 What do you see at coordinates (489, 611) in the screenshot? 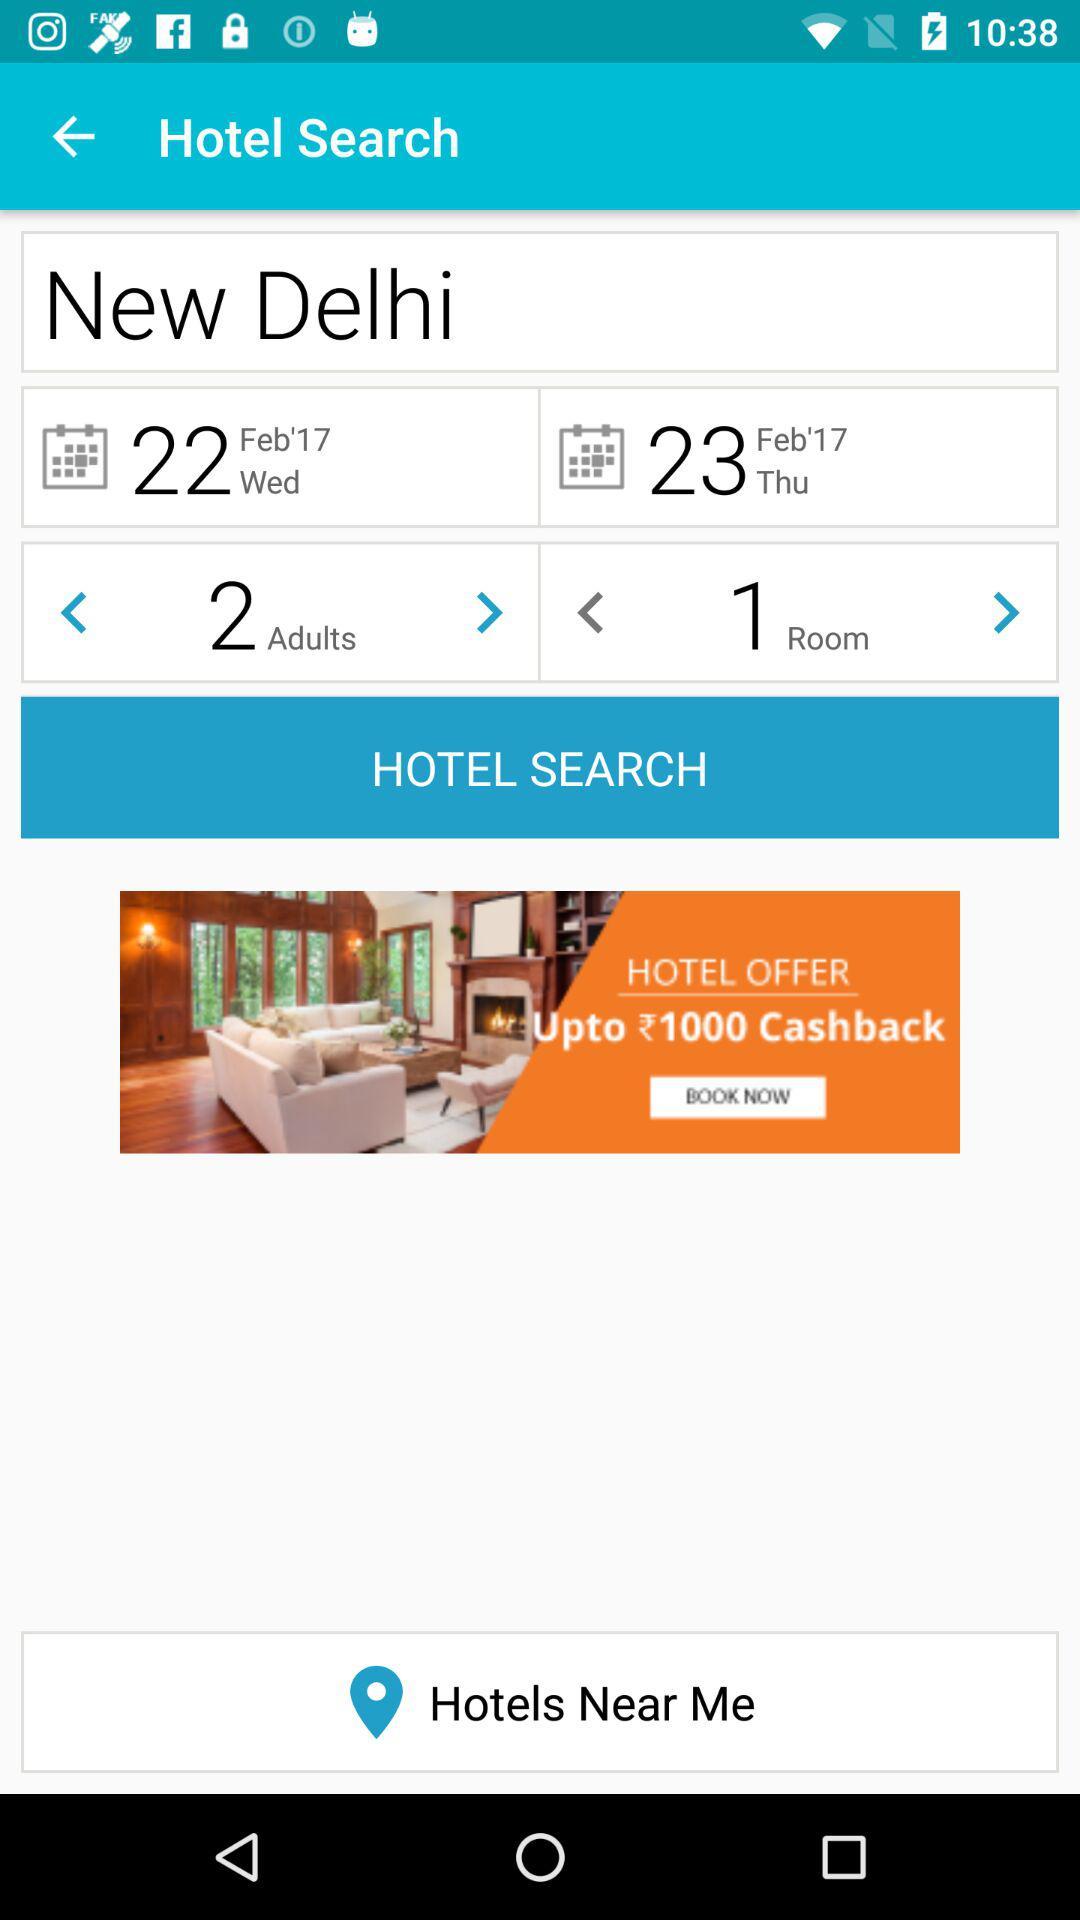
I see `increase number of adults` at bounding box center [489, 611].